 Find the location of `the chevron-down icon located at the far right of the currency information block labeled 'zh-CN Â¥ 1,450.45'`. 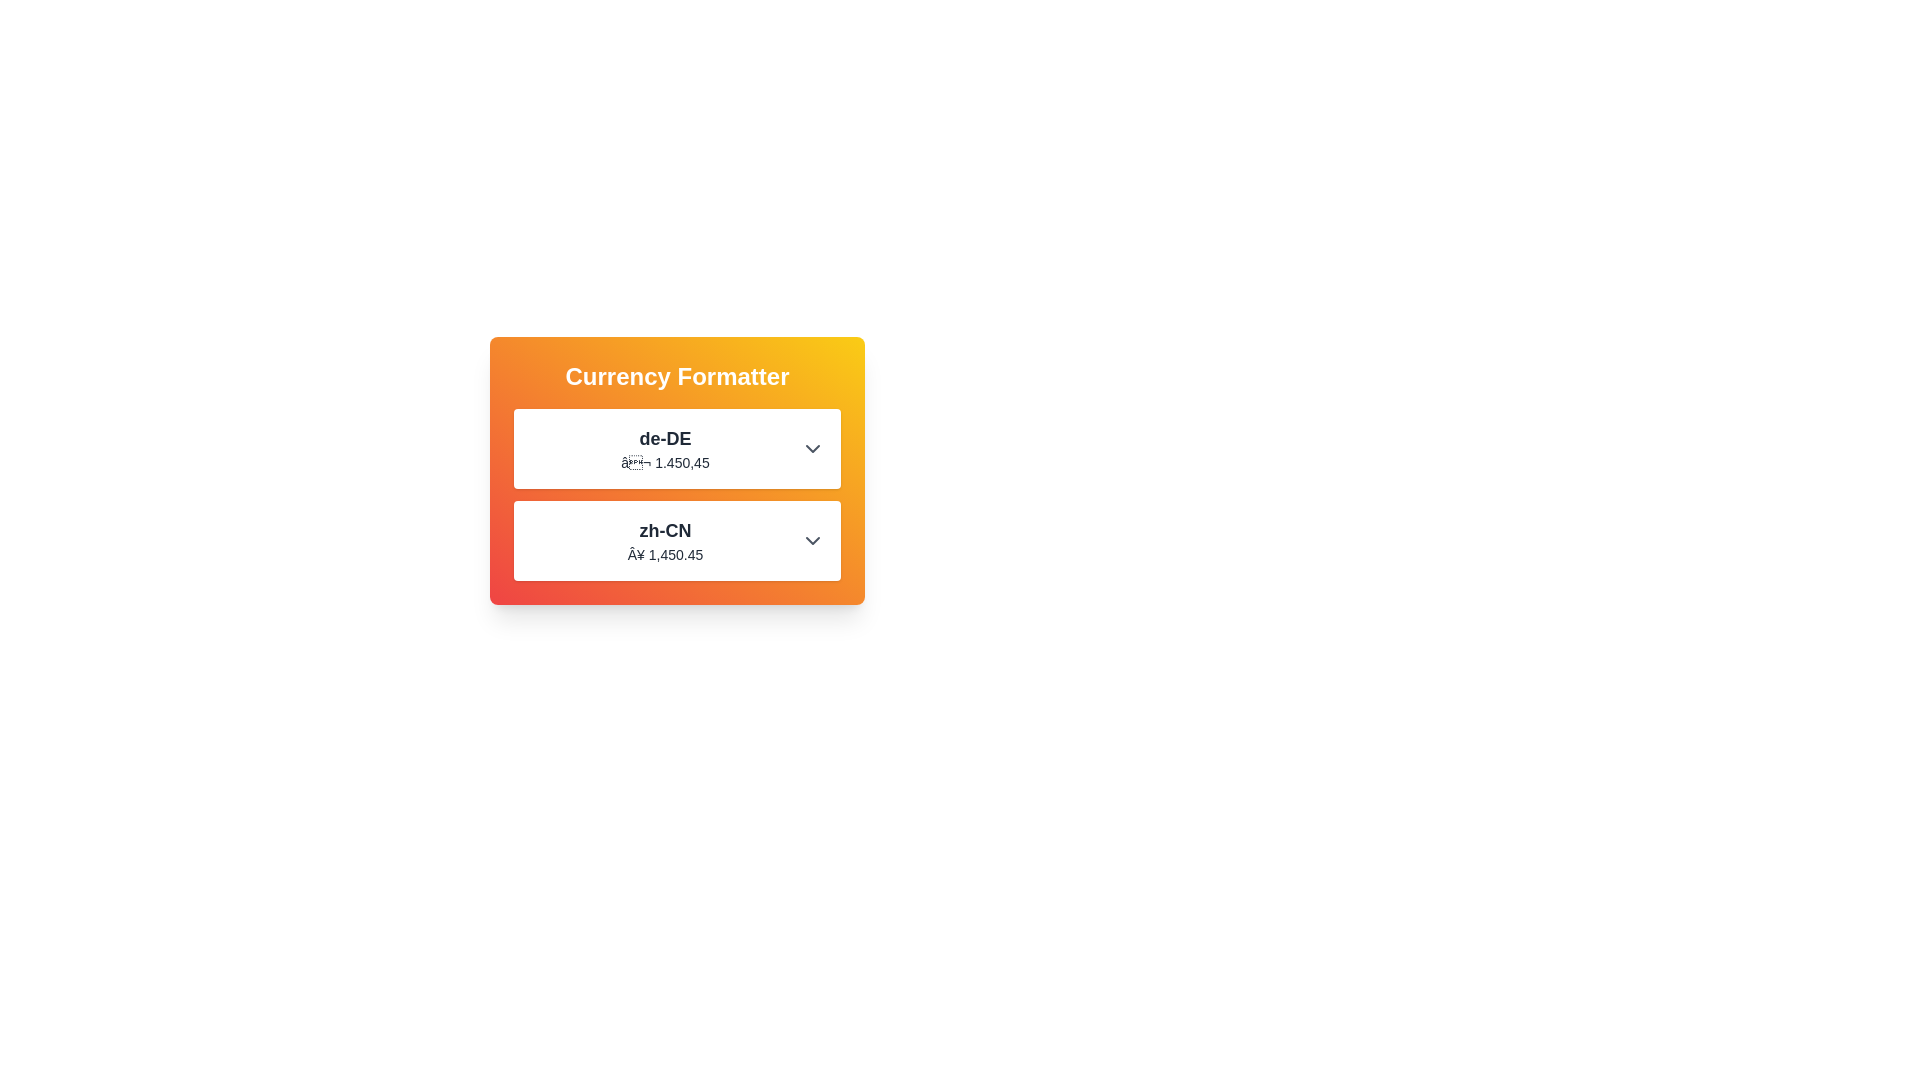

the chevron-down icon located at the far right of the currency information block labeled 'zh-CN Â¥ 1,450.45' is located at coordinates (812, 540).